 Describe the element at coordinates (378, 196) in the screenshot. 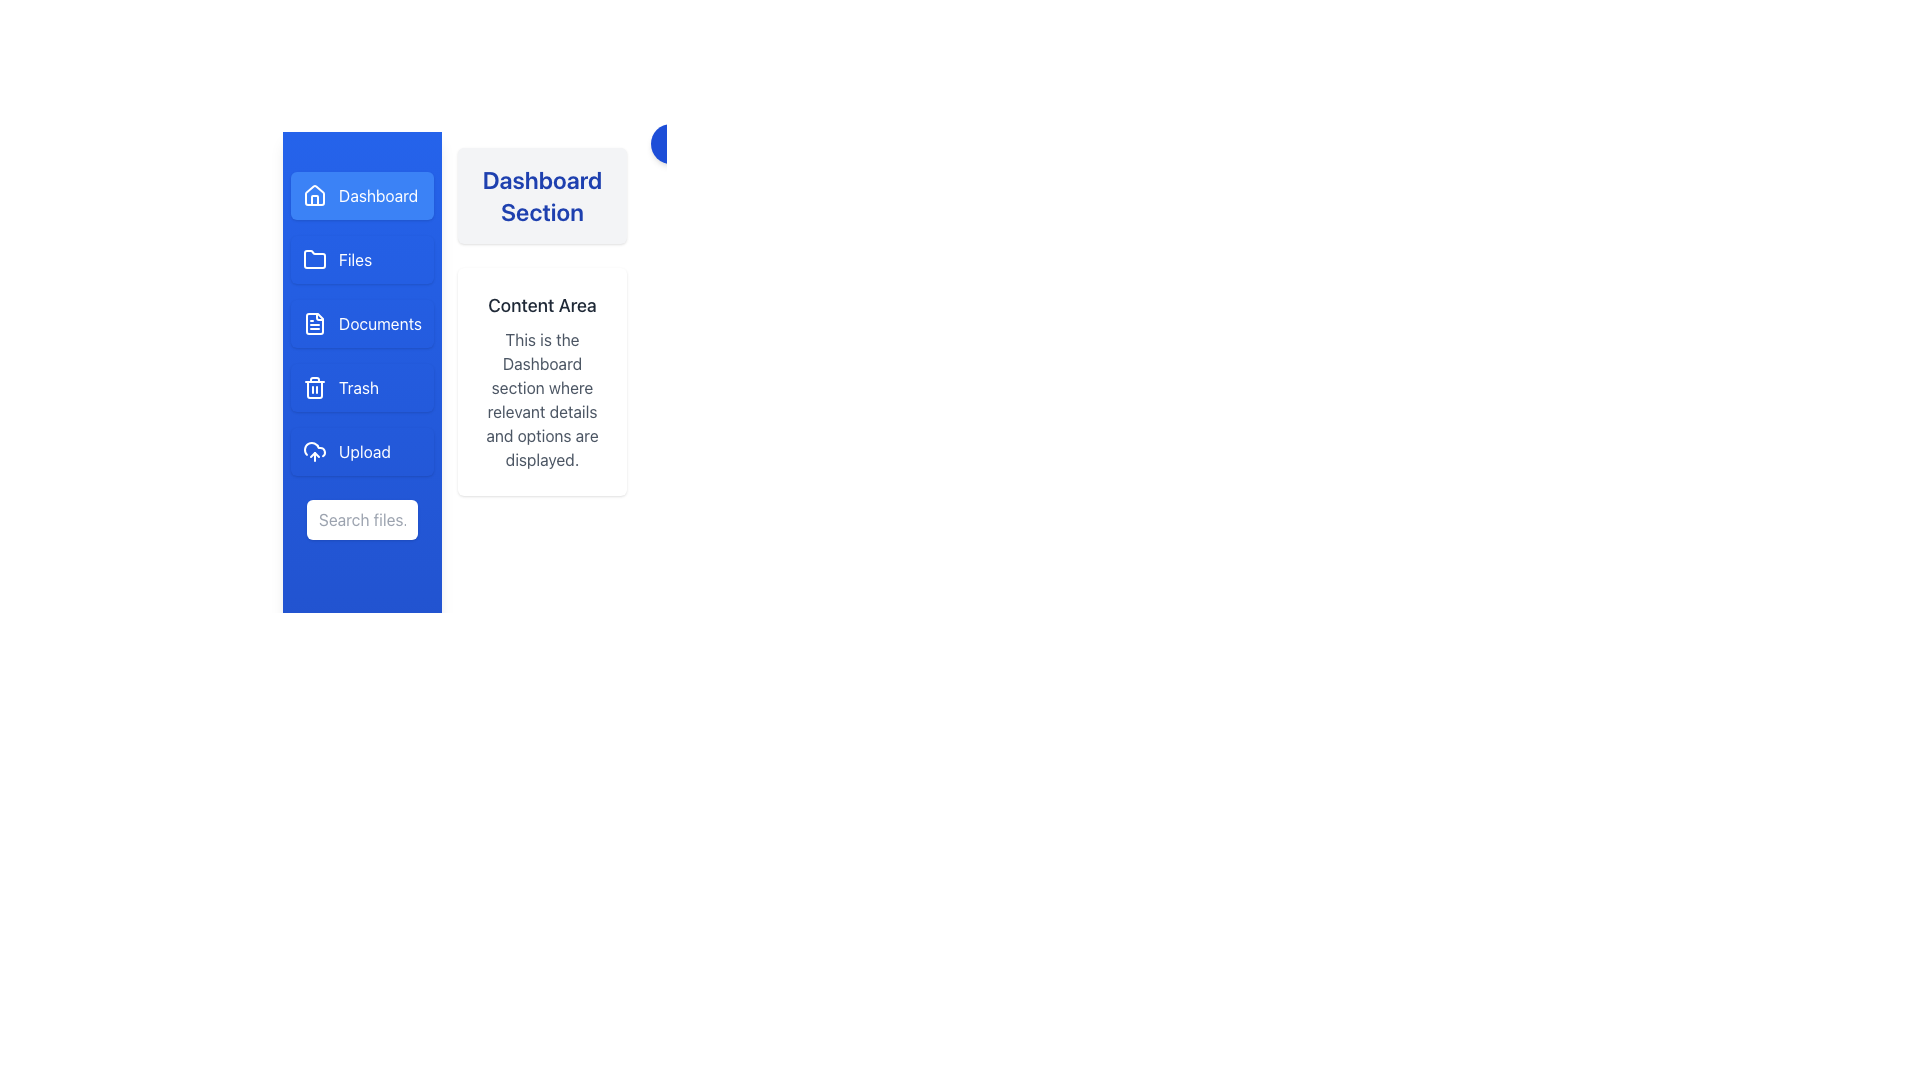

I see `text content of the Text Label that serves as the label for the Dashboard button, which is located in the vertical navigation bar on the left side of the interface, next to a house icon` at that location.